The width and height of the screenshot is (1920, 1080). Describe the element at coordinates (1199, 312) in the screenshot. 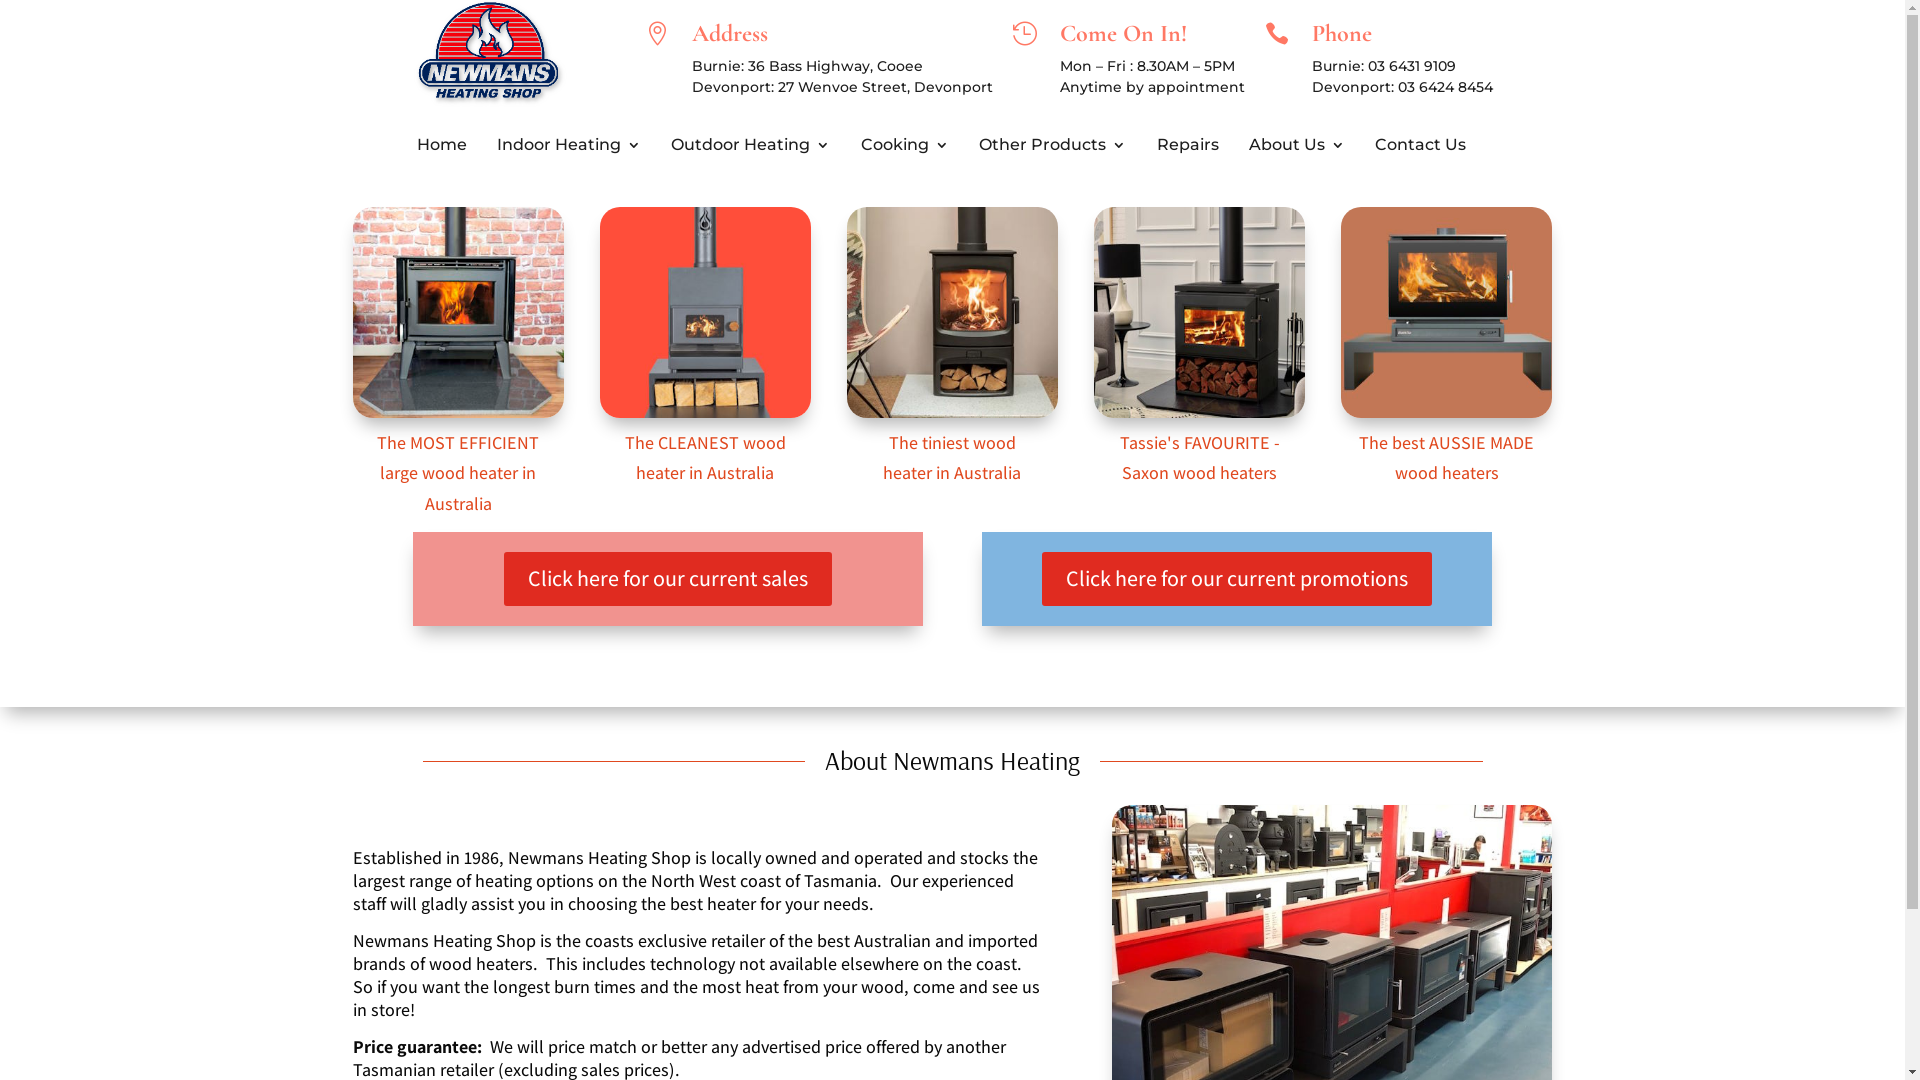

I see `'Saxon Black'` at that location.